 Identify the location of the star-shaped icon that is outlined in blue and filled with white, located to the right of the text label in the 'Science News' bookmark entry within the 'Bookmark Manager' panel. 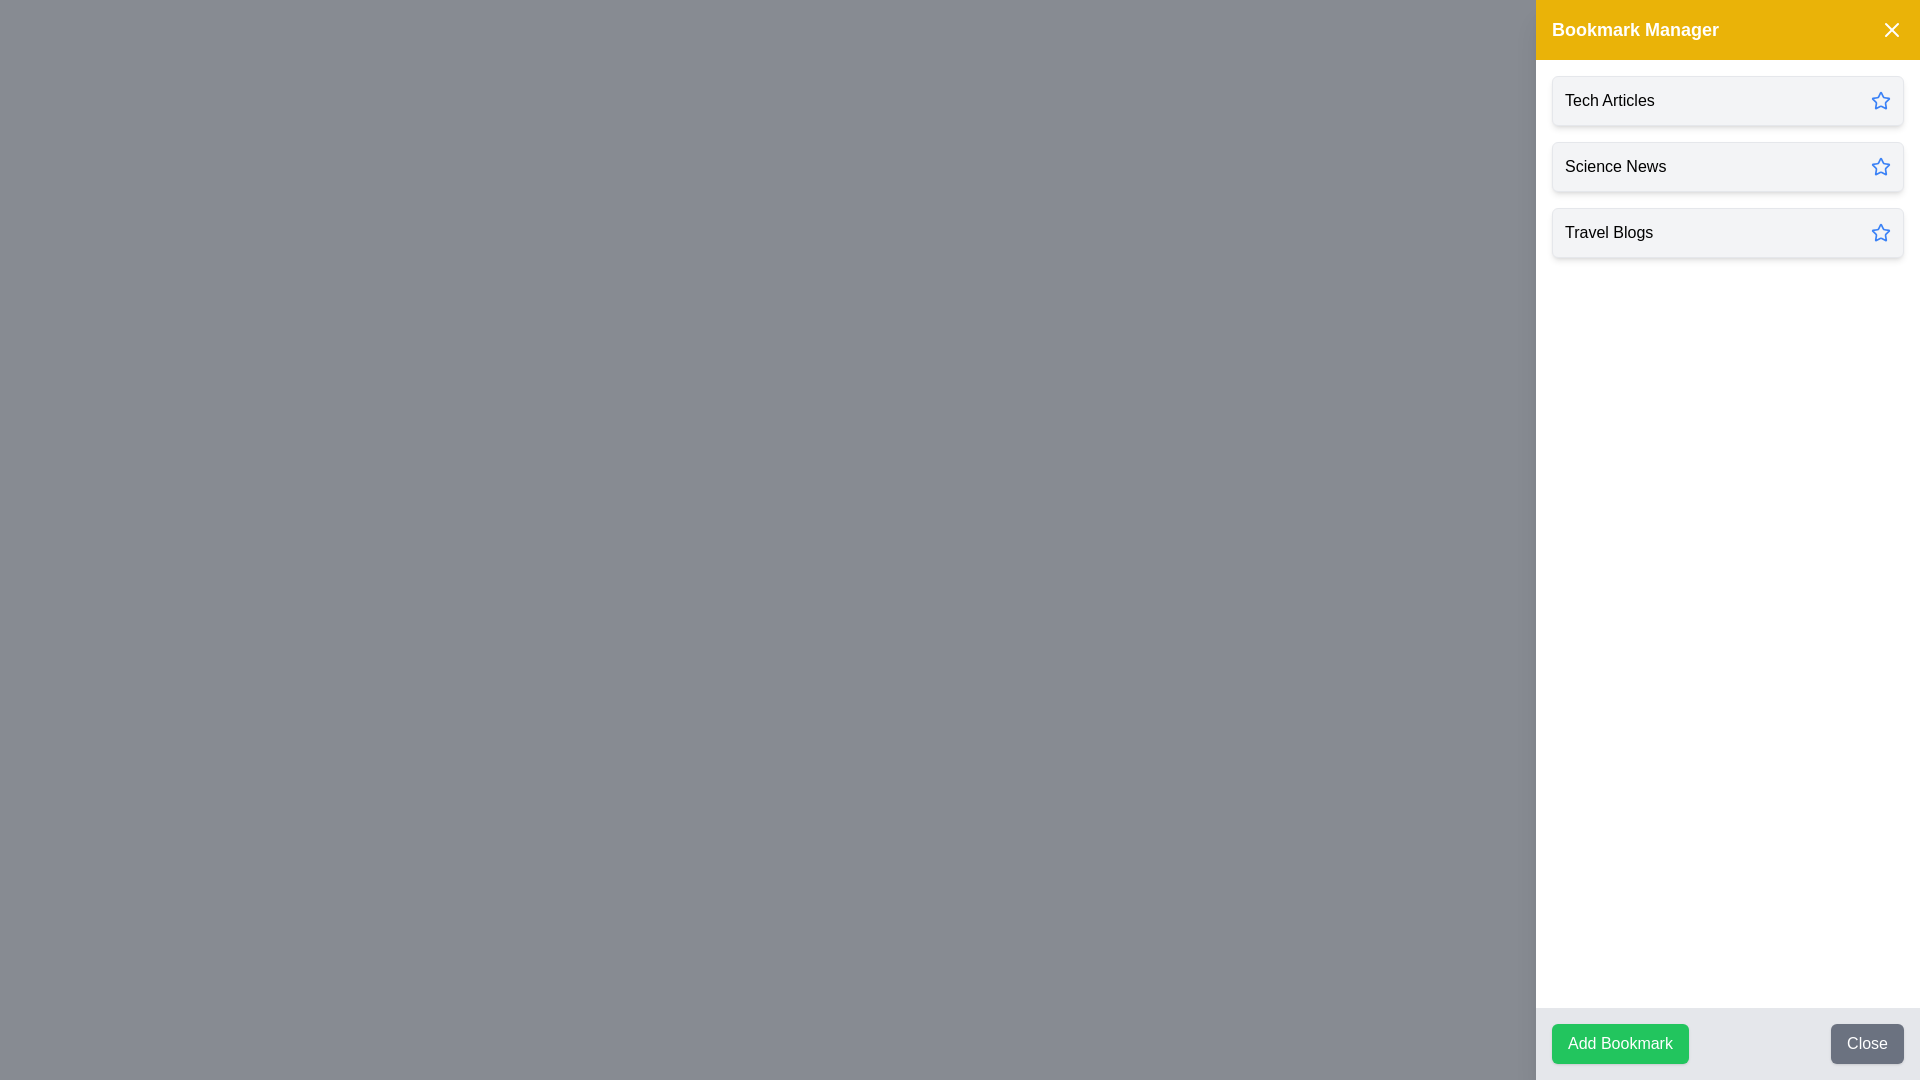
(1879, 164).